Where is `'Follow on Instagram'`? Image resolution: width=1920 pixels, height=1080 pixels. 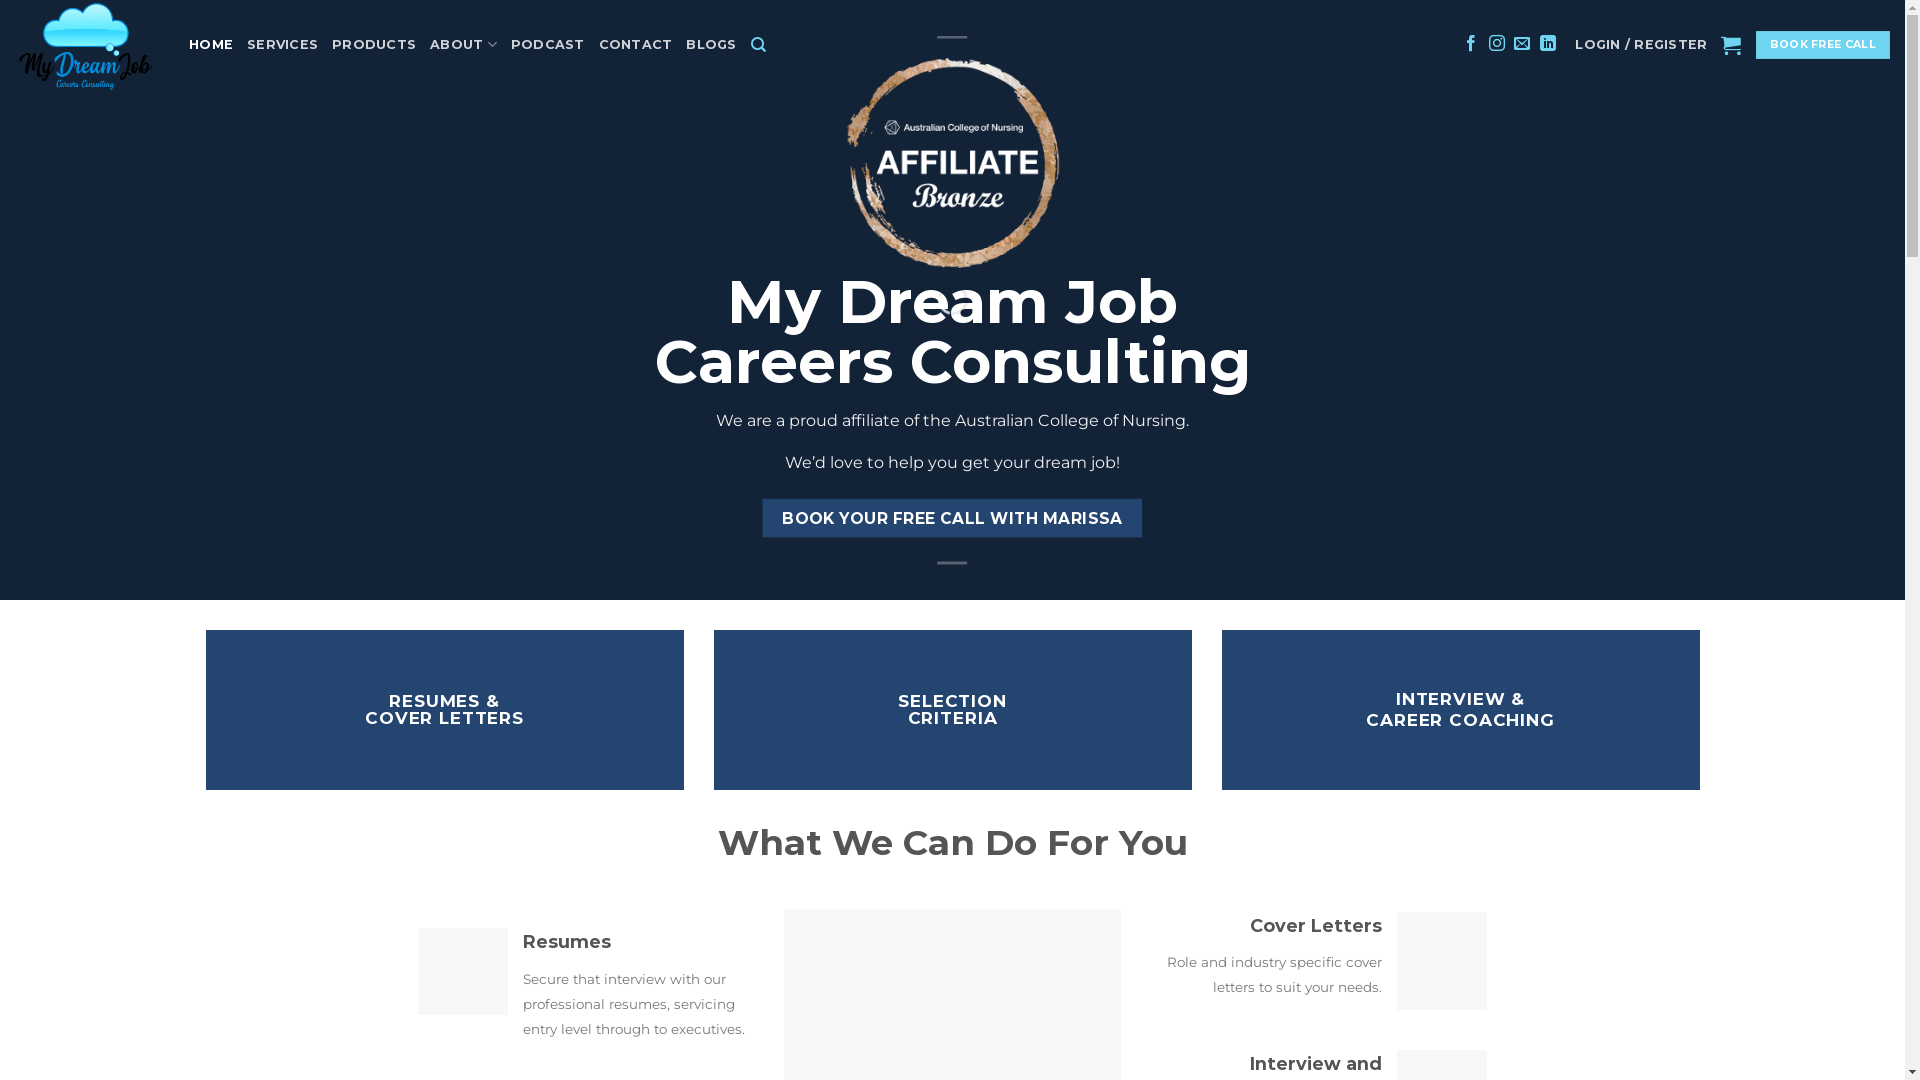 'Follow on Instagram' is located at coordinates (1488, 43).